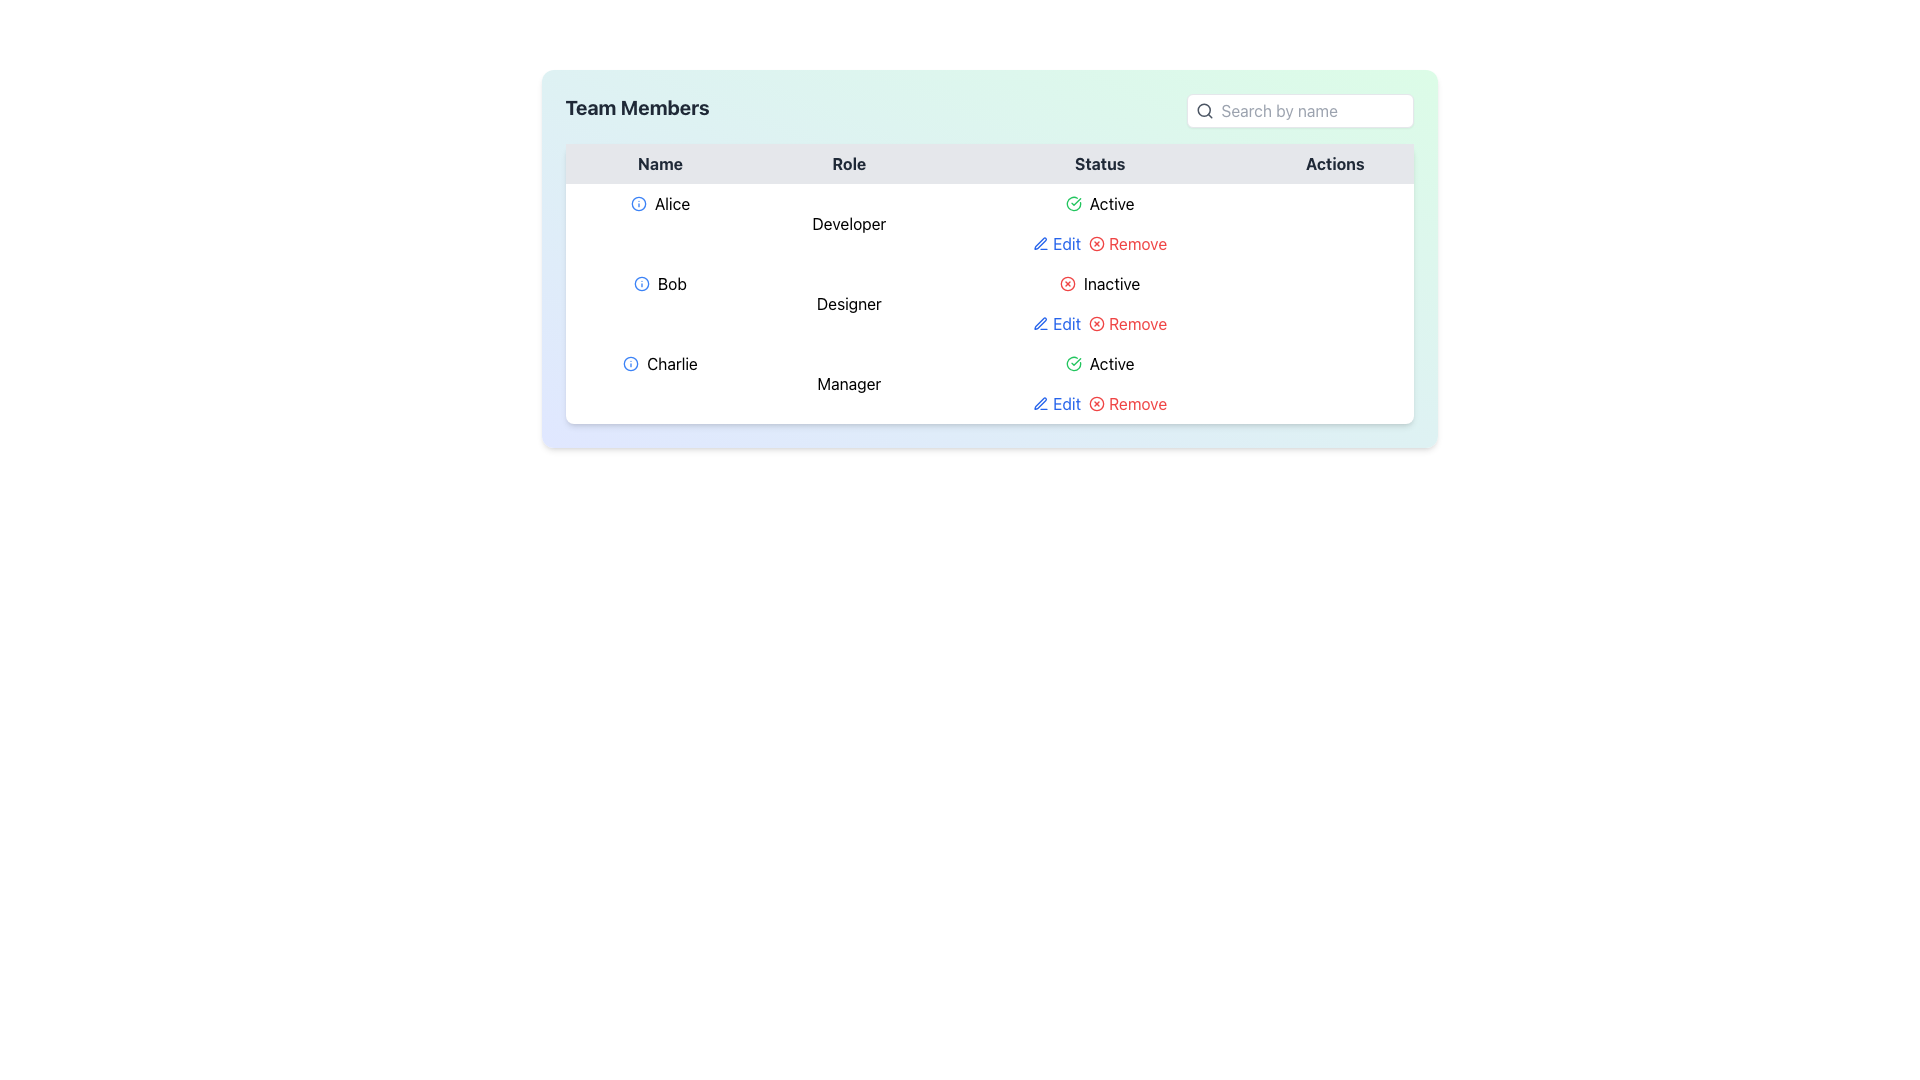 The image size is (1920, 1080). What do you see at coordinates (1128, 323) in the screenshot?
I see `delete button located in the 'Actions' column of the second row in the table for the entry labeled 'Bob'. This button is positioned after the 'Edit' element` at bounding box center [1128, 323].